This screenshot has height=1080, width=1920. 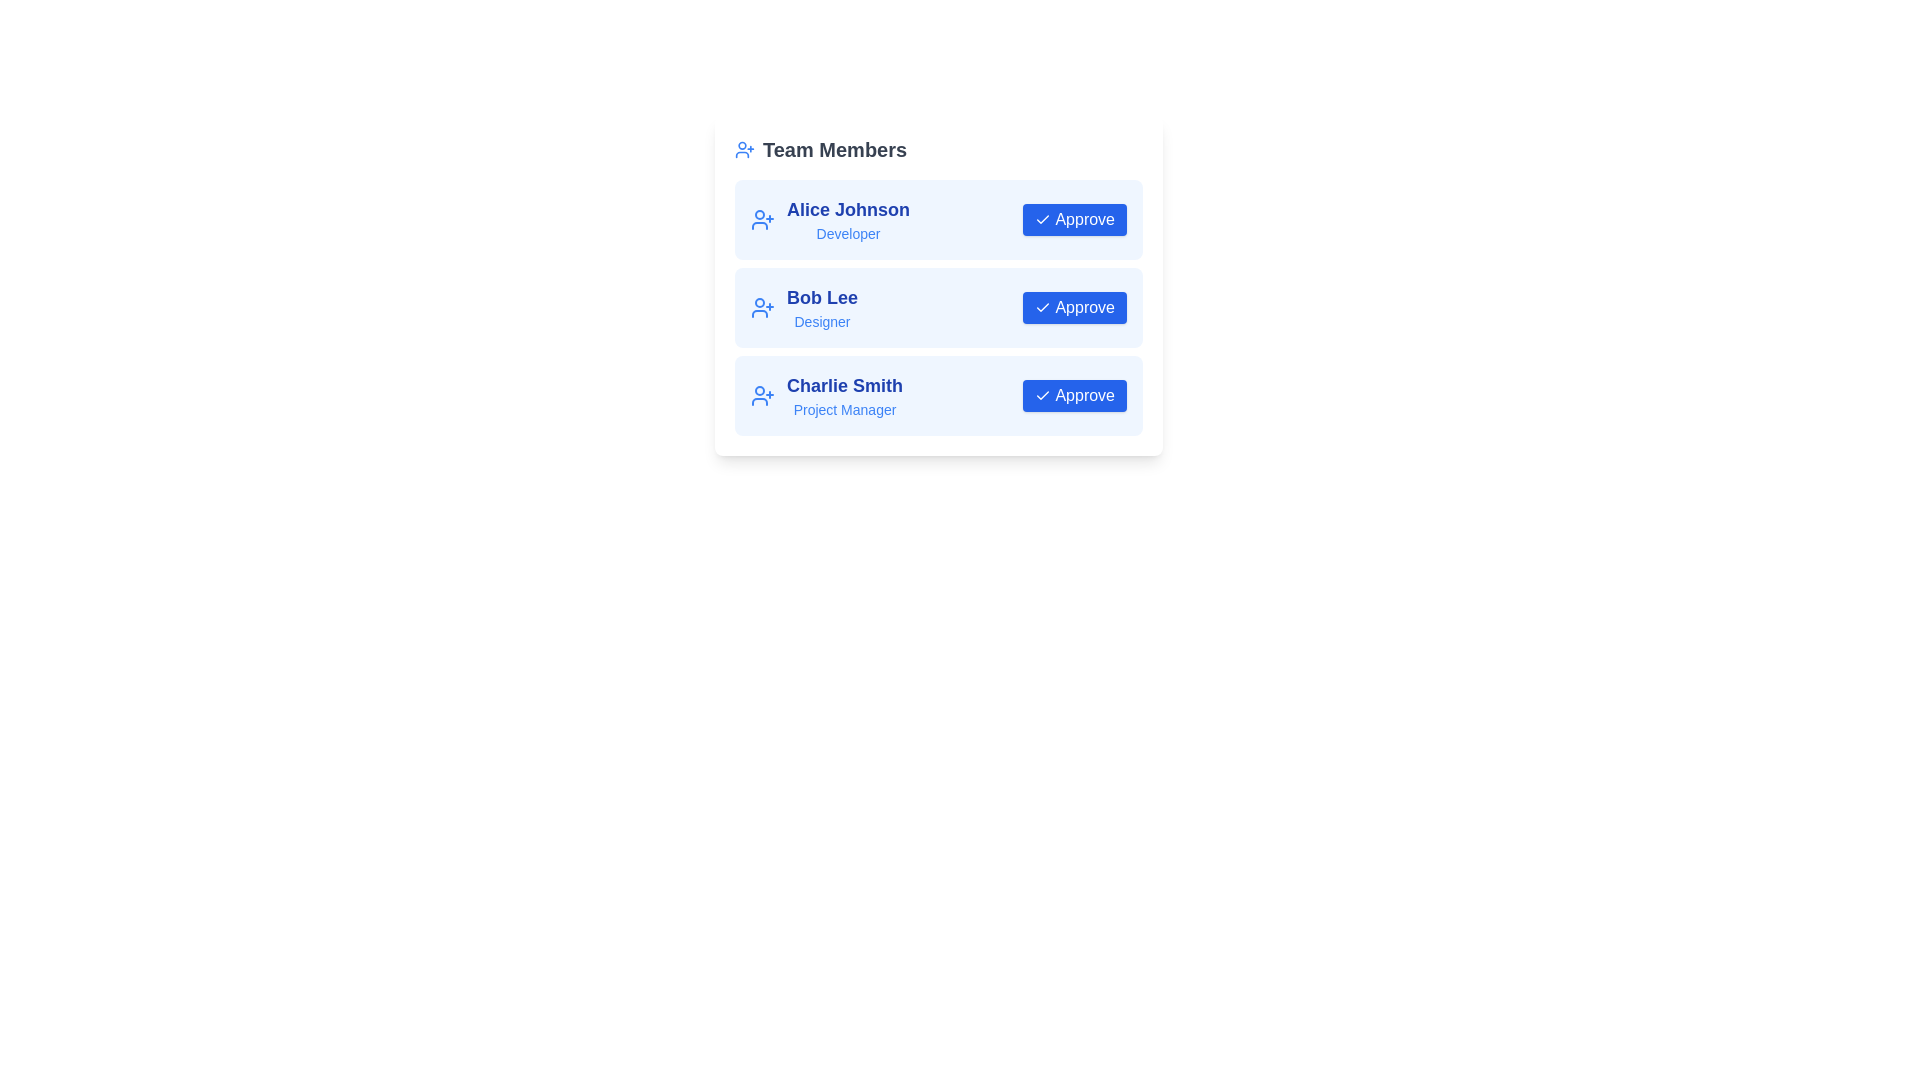 I want to click on the text label displaying 'Developer', which is styled in blue and positioned below 'Alice Johnson' in the profile card layout, so click(x=848, y=233).